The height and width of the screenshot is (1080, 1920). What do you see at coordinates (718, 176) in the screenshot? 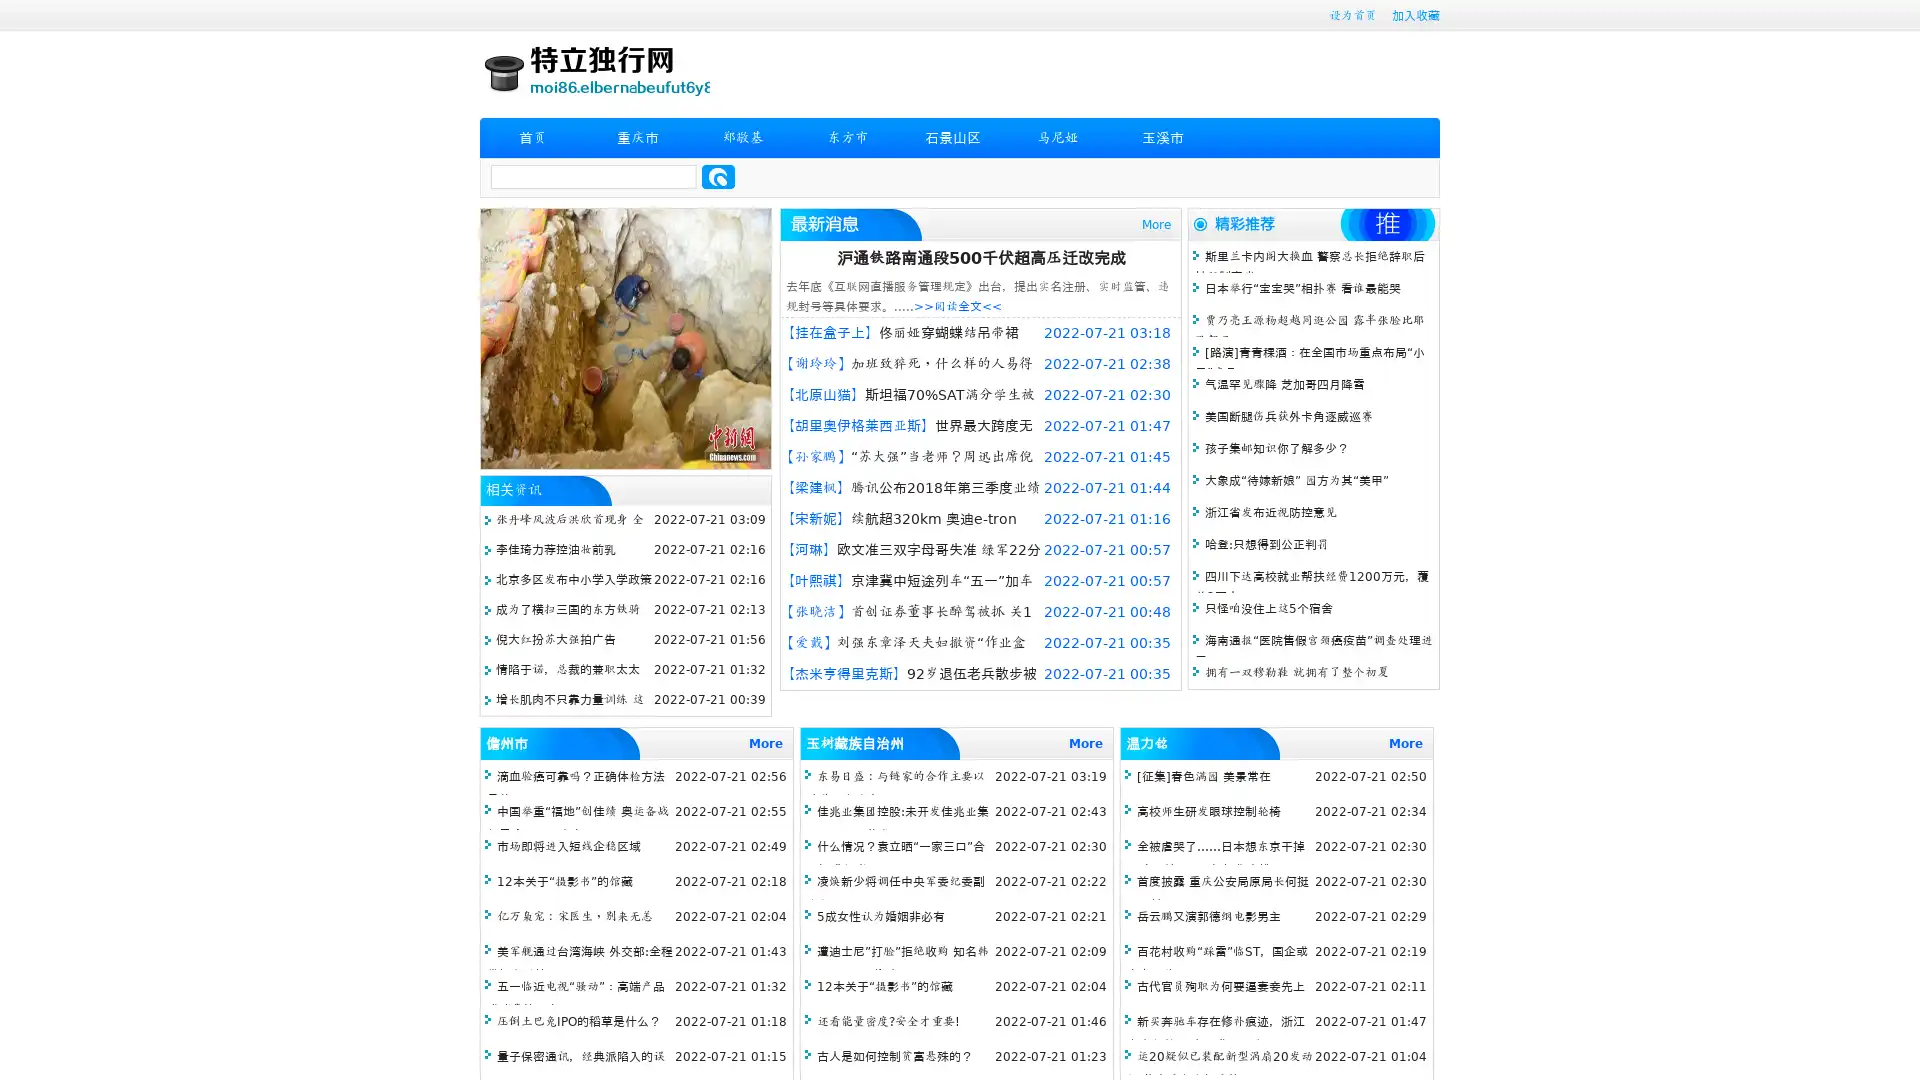
I see `Search` at bounding box center [718, 176].